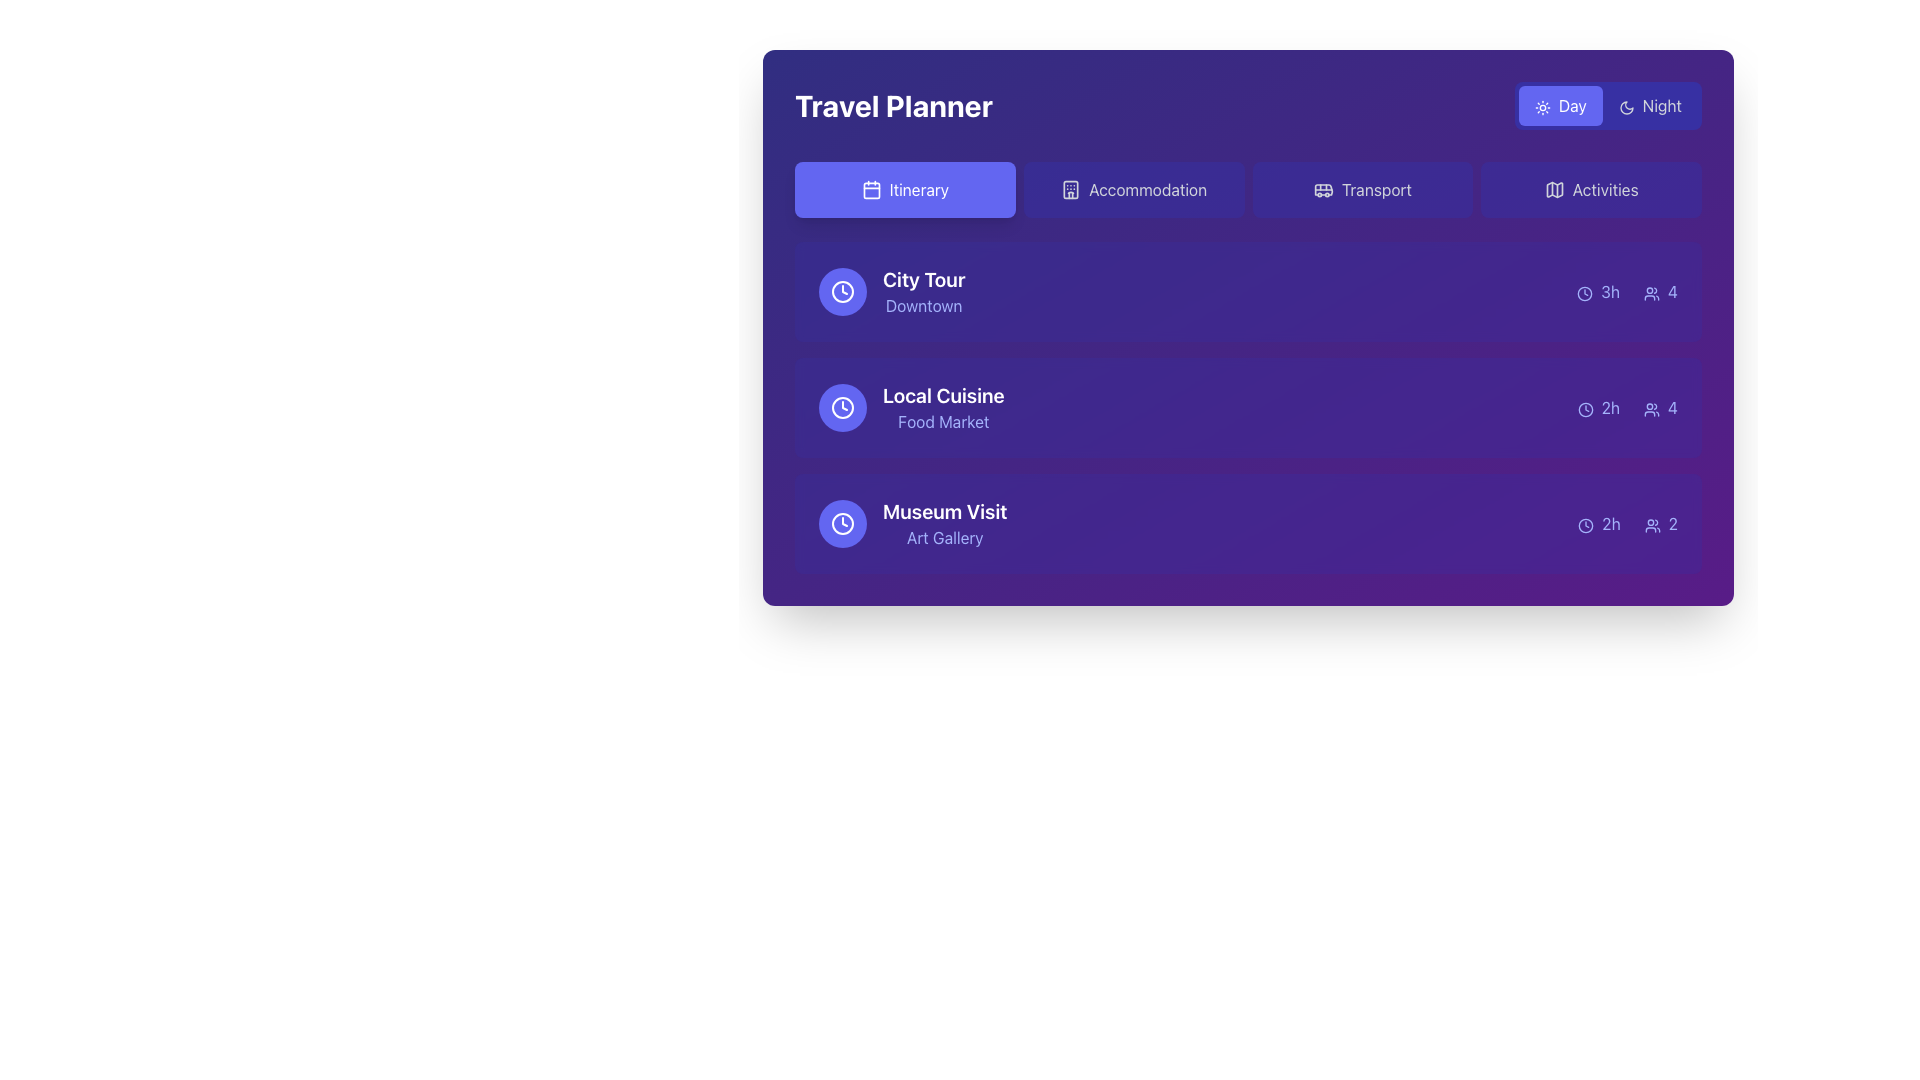  Describe the element at coordinates (1585, 524) in the screenshot. I see `the display of the clock icon located to the left of the '2h' text in the third list item of the 'Travel Planner' interface` at that location.